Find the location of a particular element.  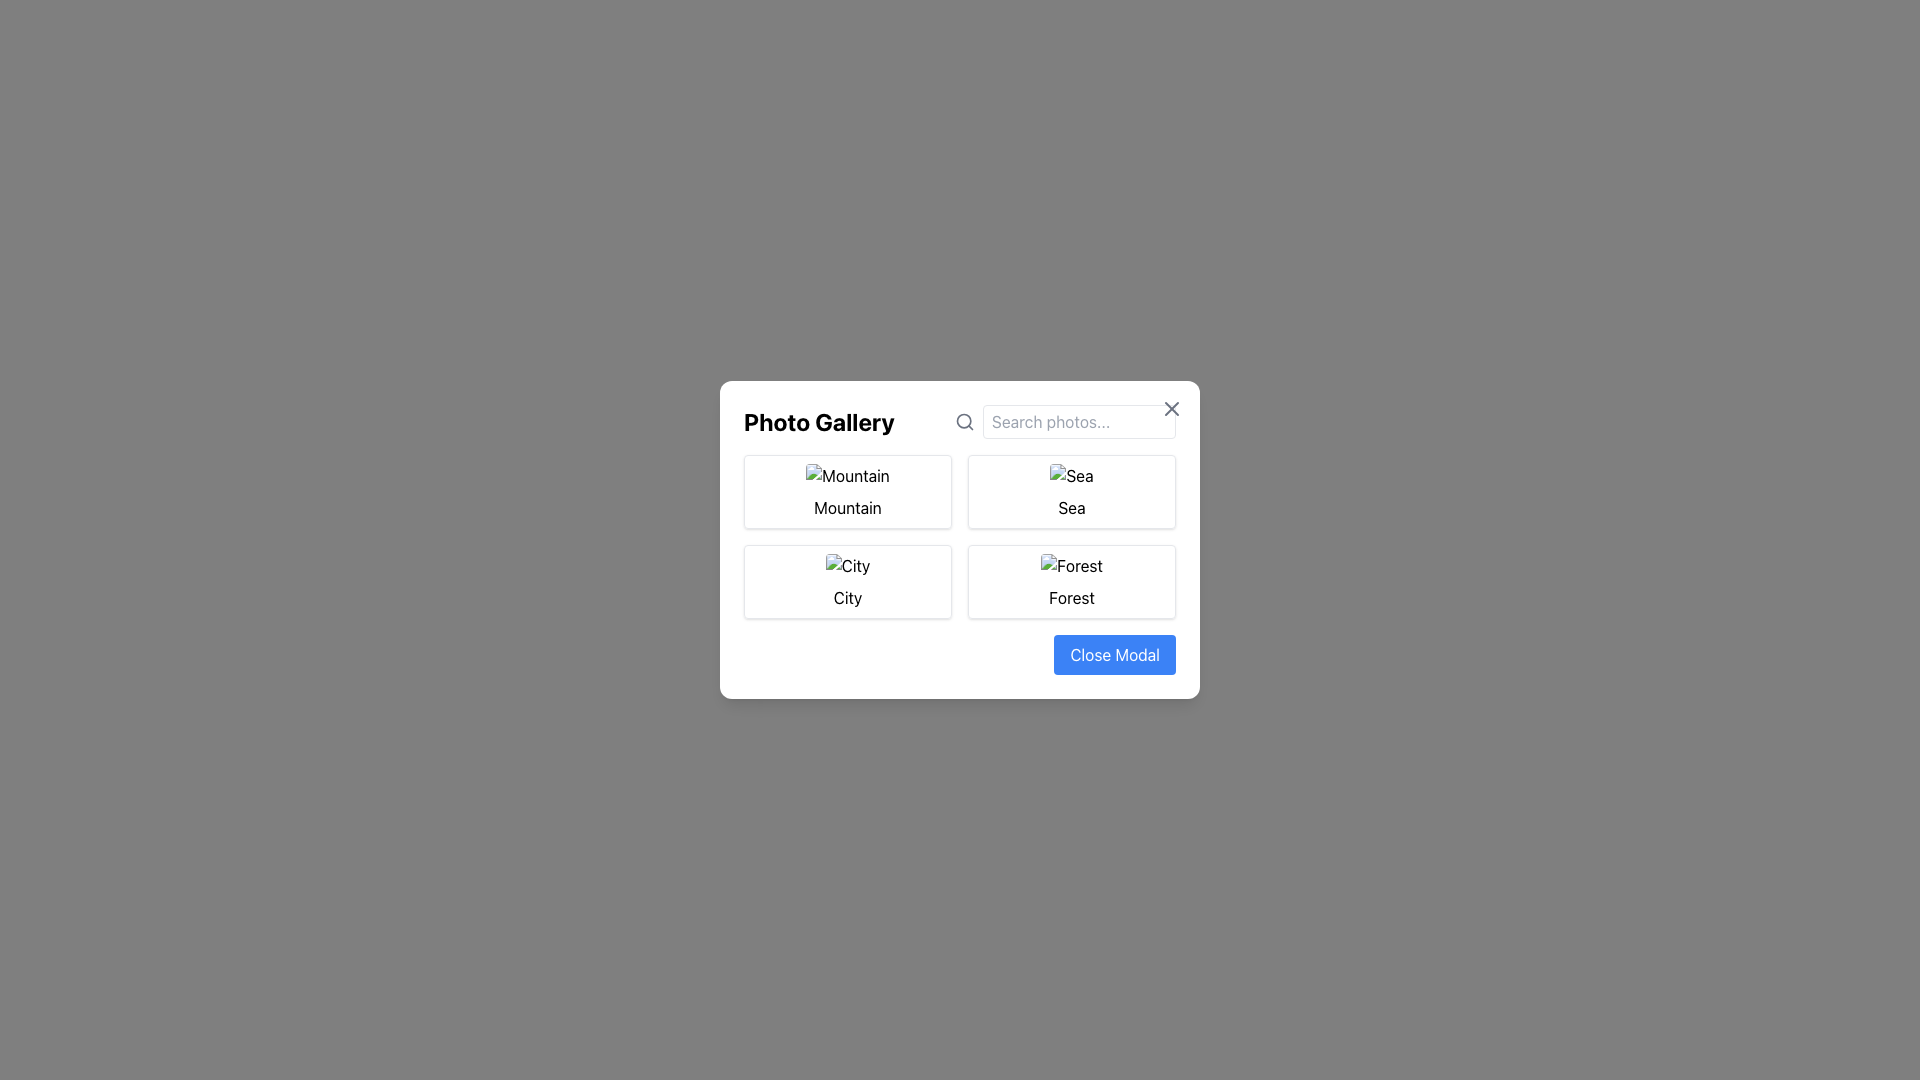

the blue rounded rectangular button labeled 'Close Modal' to change its background color is located at coordinates (1114, 655).